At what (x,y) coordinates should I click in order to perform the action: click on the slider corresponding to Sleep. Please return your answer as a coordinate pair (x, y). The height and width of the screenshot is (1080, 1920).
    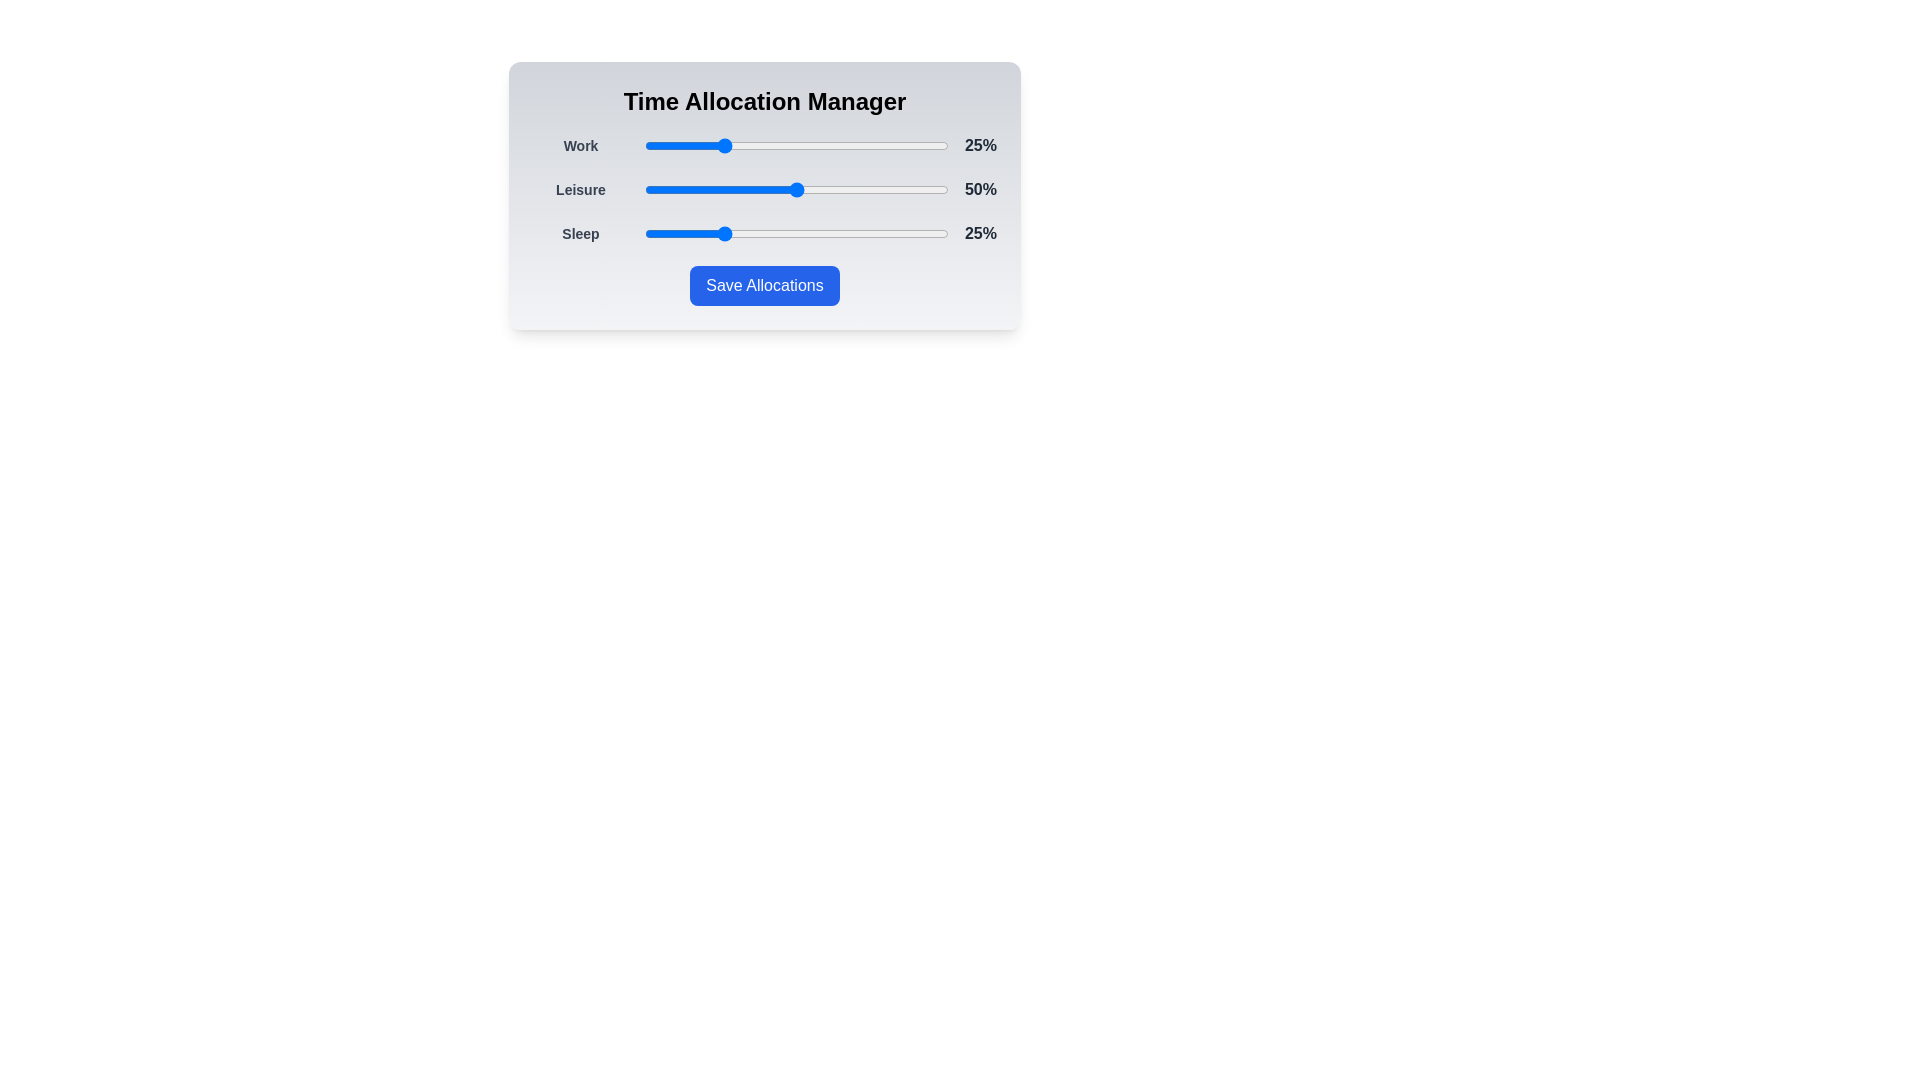
    Looking at the image, I should click on (795, 233).